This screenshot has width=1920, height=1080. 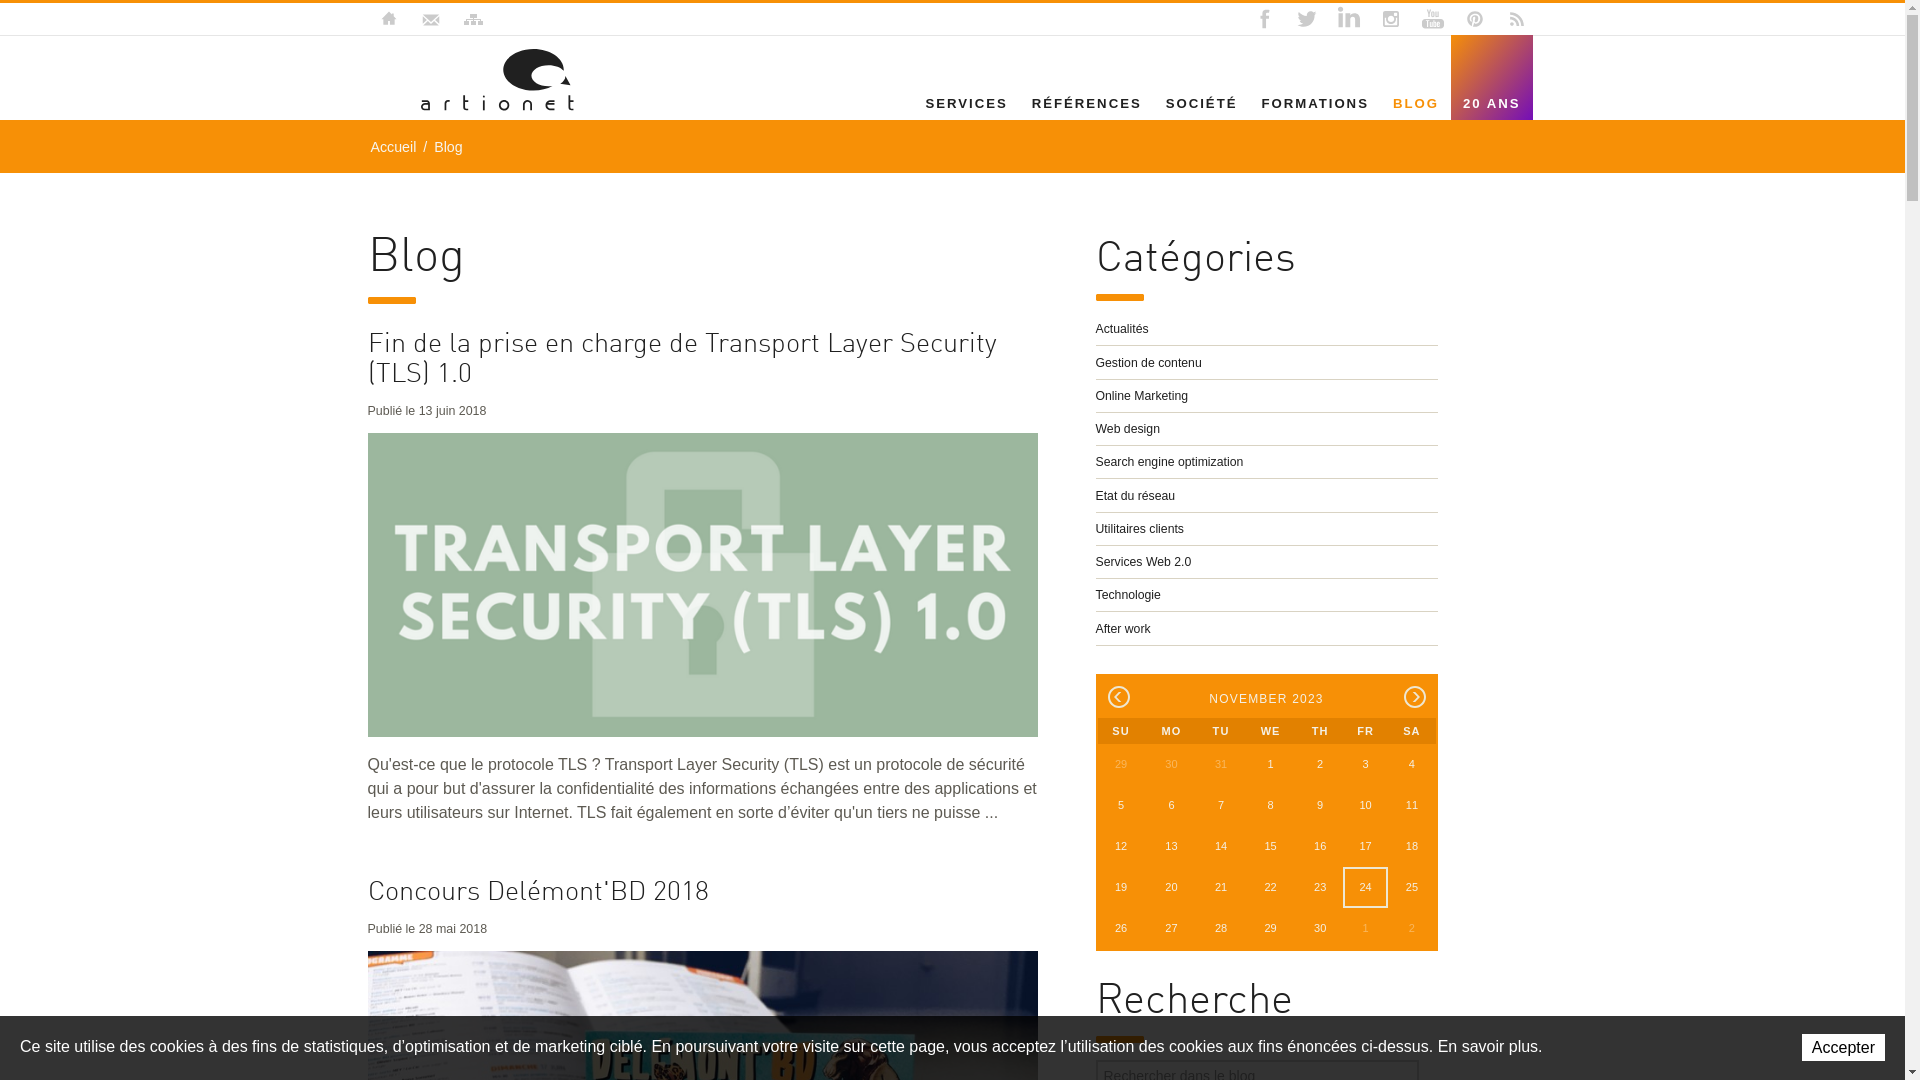 What do you see at coordinates (429, 19) in the screenshot?
I see `'Contact'` at bounding box center [429, 19].